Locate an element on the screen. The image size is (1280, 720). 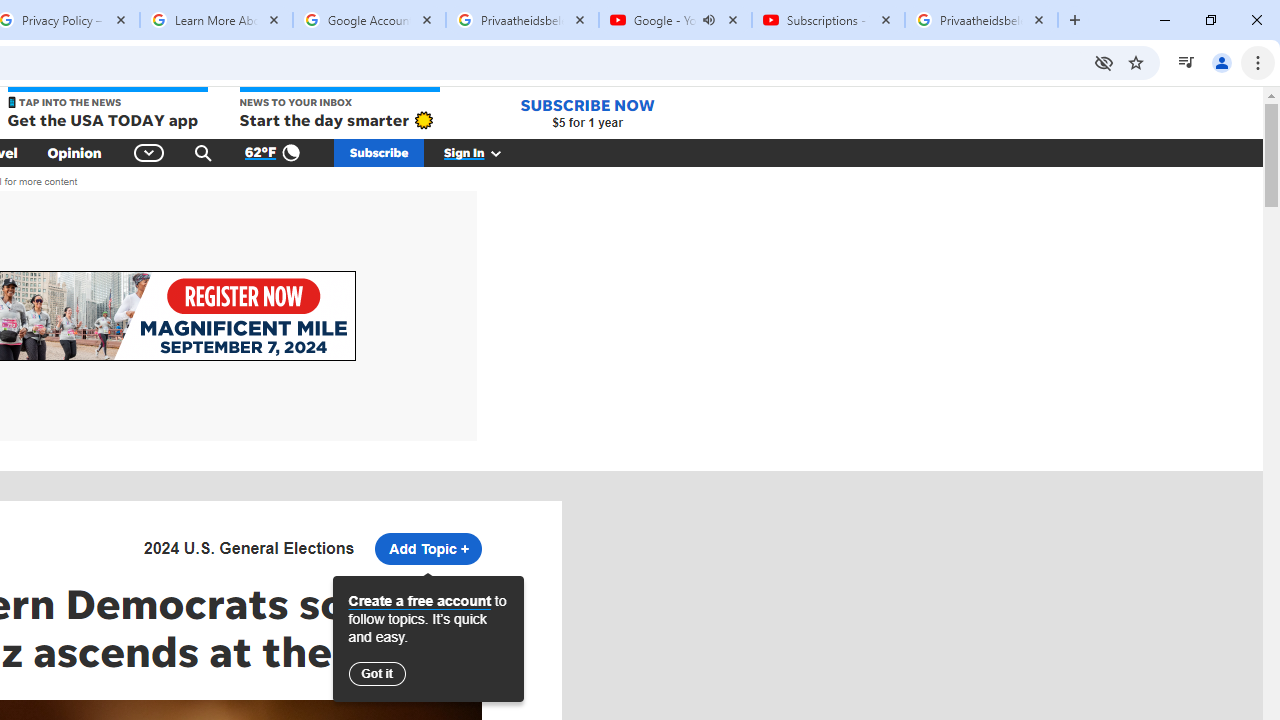
'Subscriptions - YouTube' is located at coordinates (828, 20).